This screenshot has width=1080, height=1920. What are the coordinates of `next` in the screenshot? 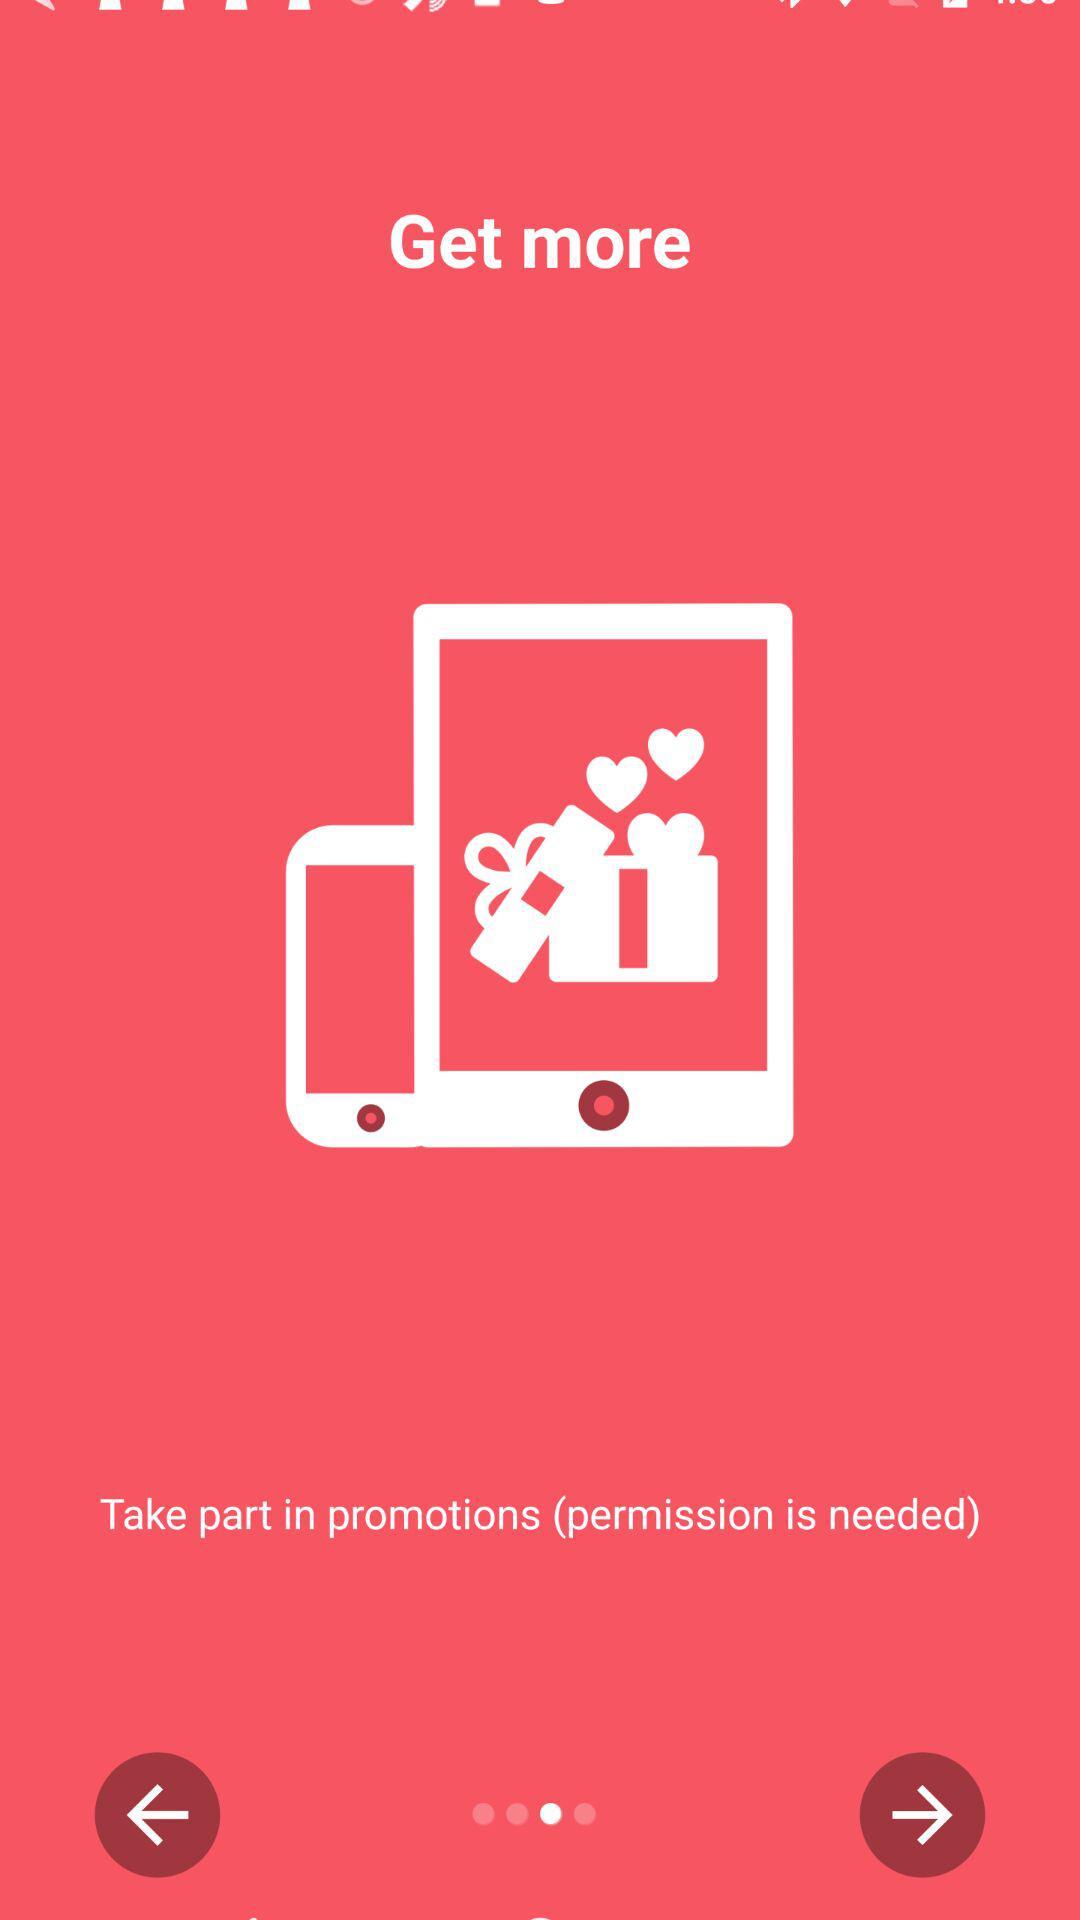 It's located at (922, 1814).